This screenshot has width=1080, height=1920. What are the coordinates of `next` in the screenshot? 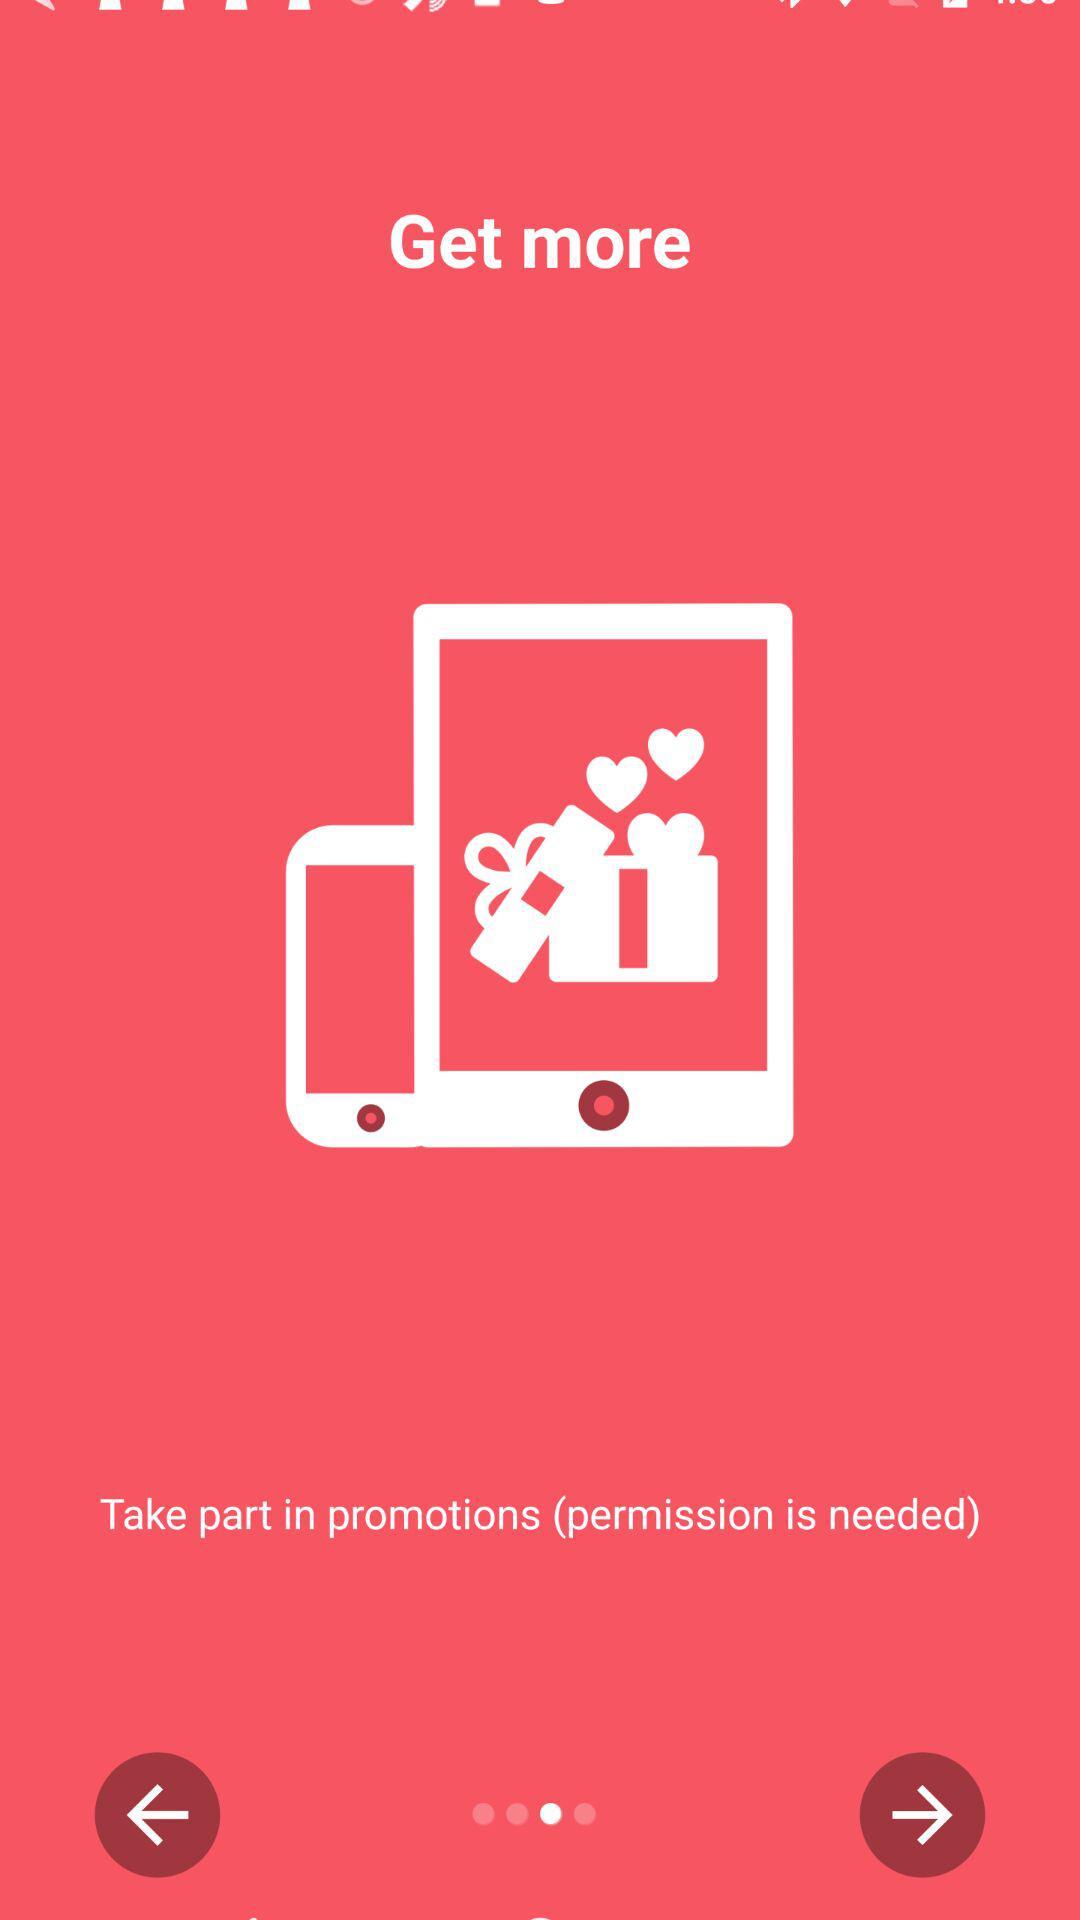 It's located at (922, 1814).